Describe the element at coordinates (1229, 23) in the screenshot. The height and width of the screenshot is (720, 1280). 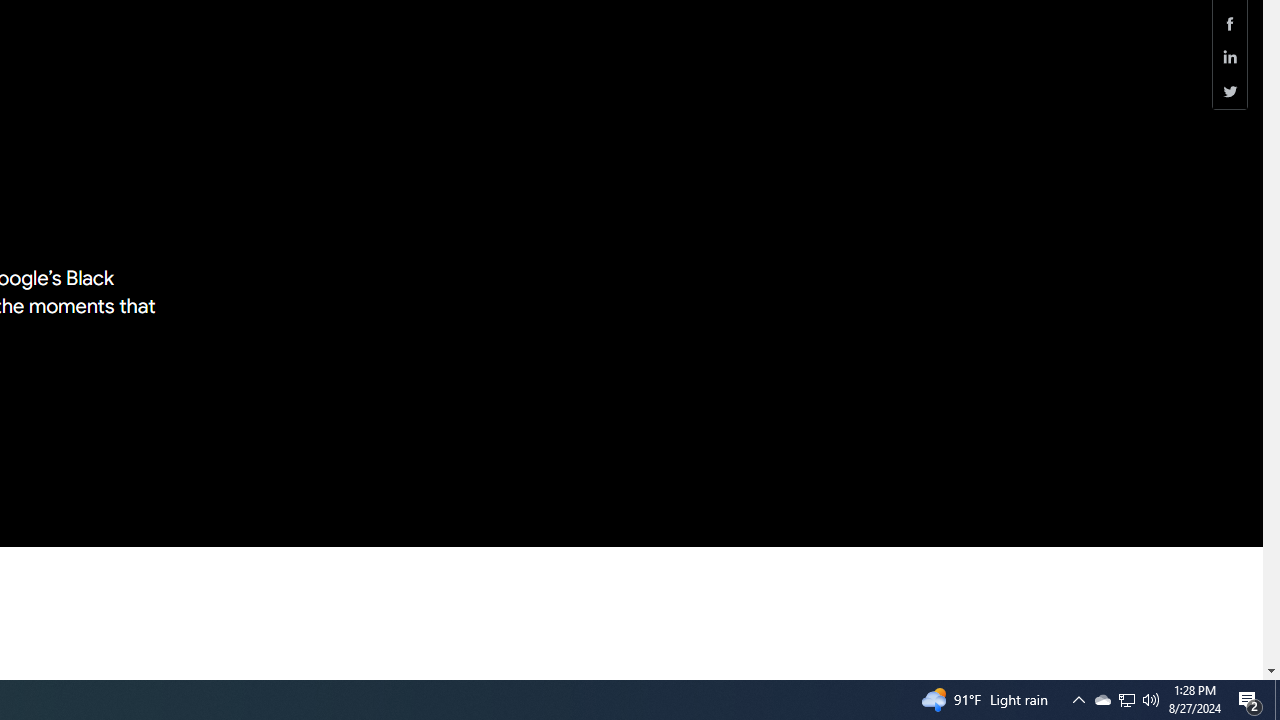
I see `'Share this page (Facebook)'` at that location.